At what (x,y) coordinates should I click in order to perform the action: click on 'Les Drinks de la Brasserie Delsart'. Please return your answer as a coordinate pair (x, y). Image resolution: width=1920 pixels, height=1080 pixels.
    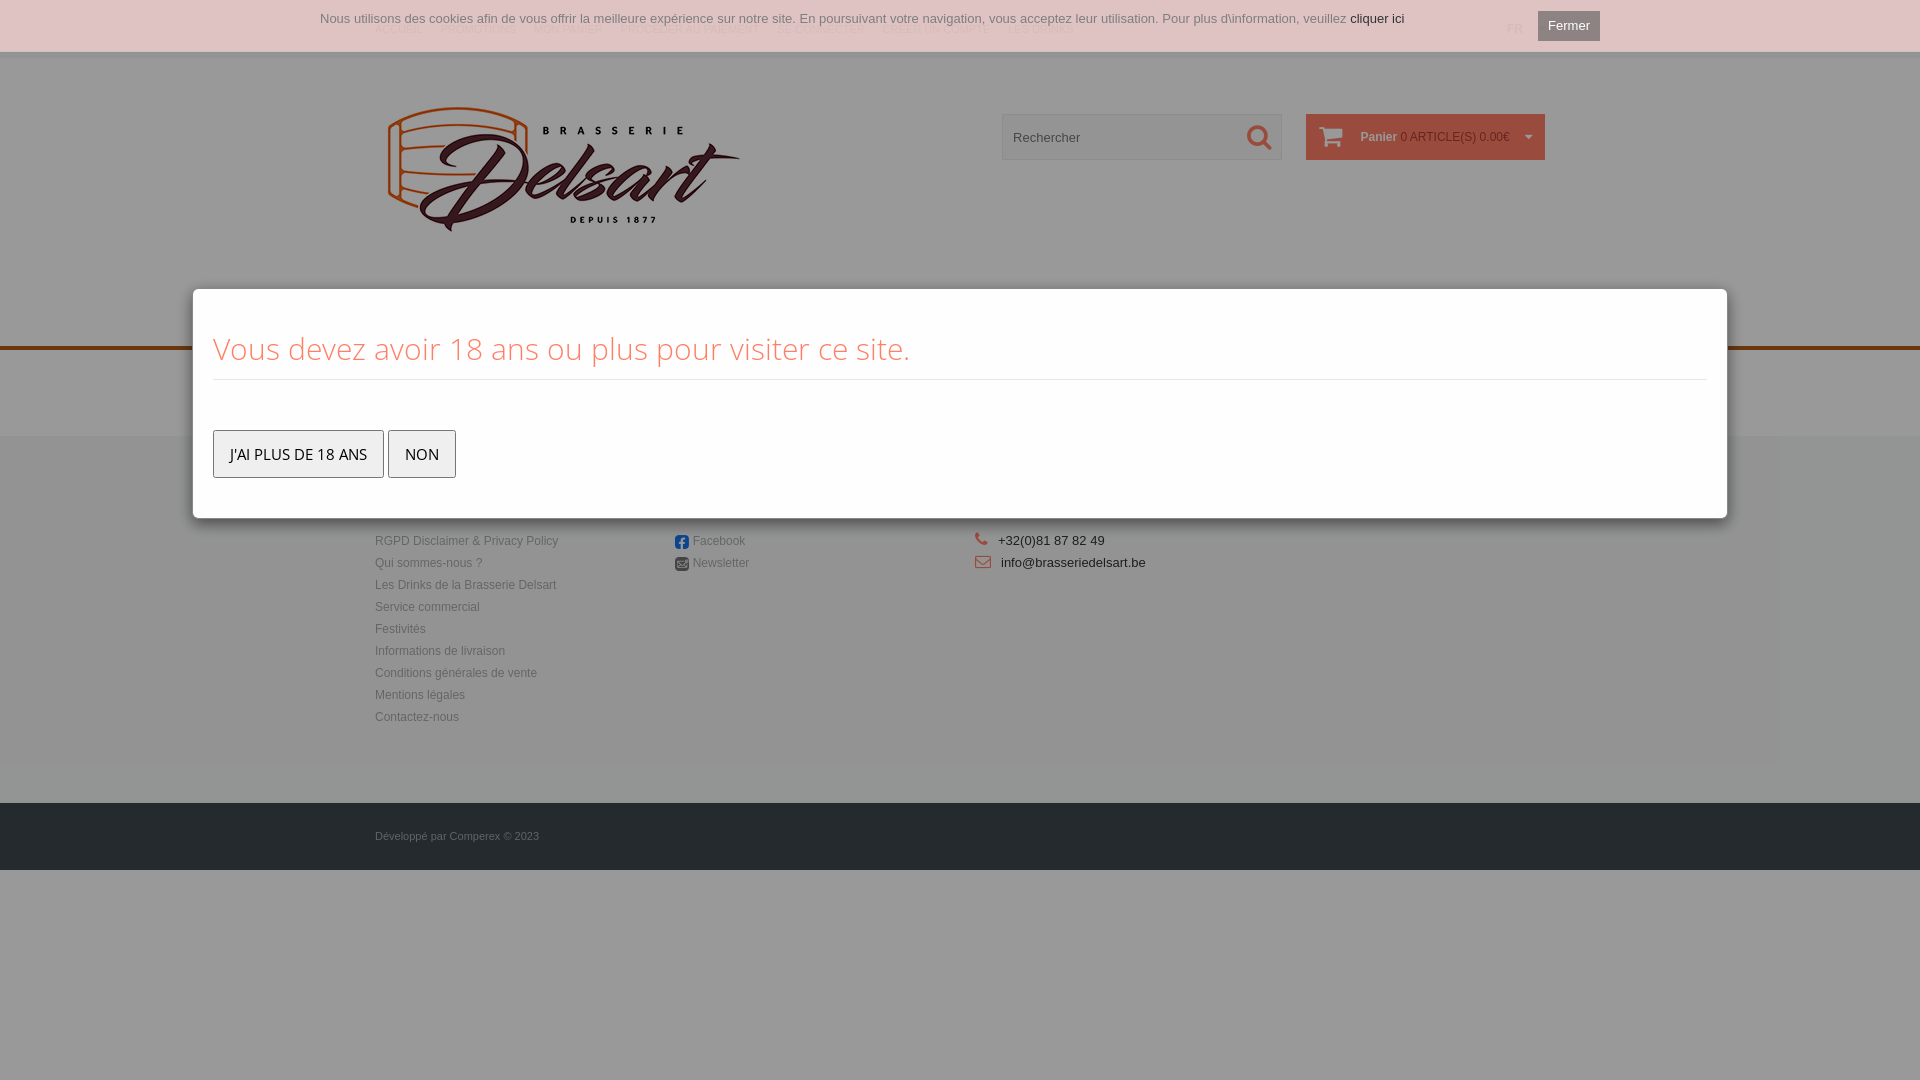
    Looking at the image, I should click on (464, 585).